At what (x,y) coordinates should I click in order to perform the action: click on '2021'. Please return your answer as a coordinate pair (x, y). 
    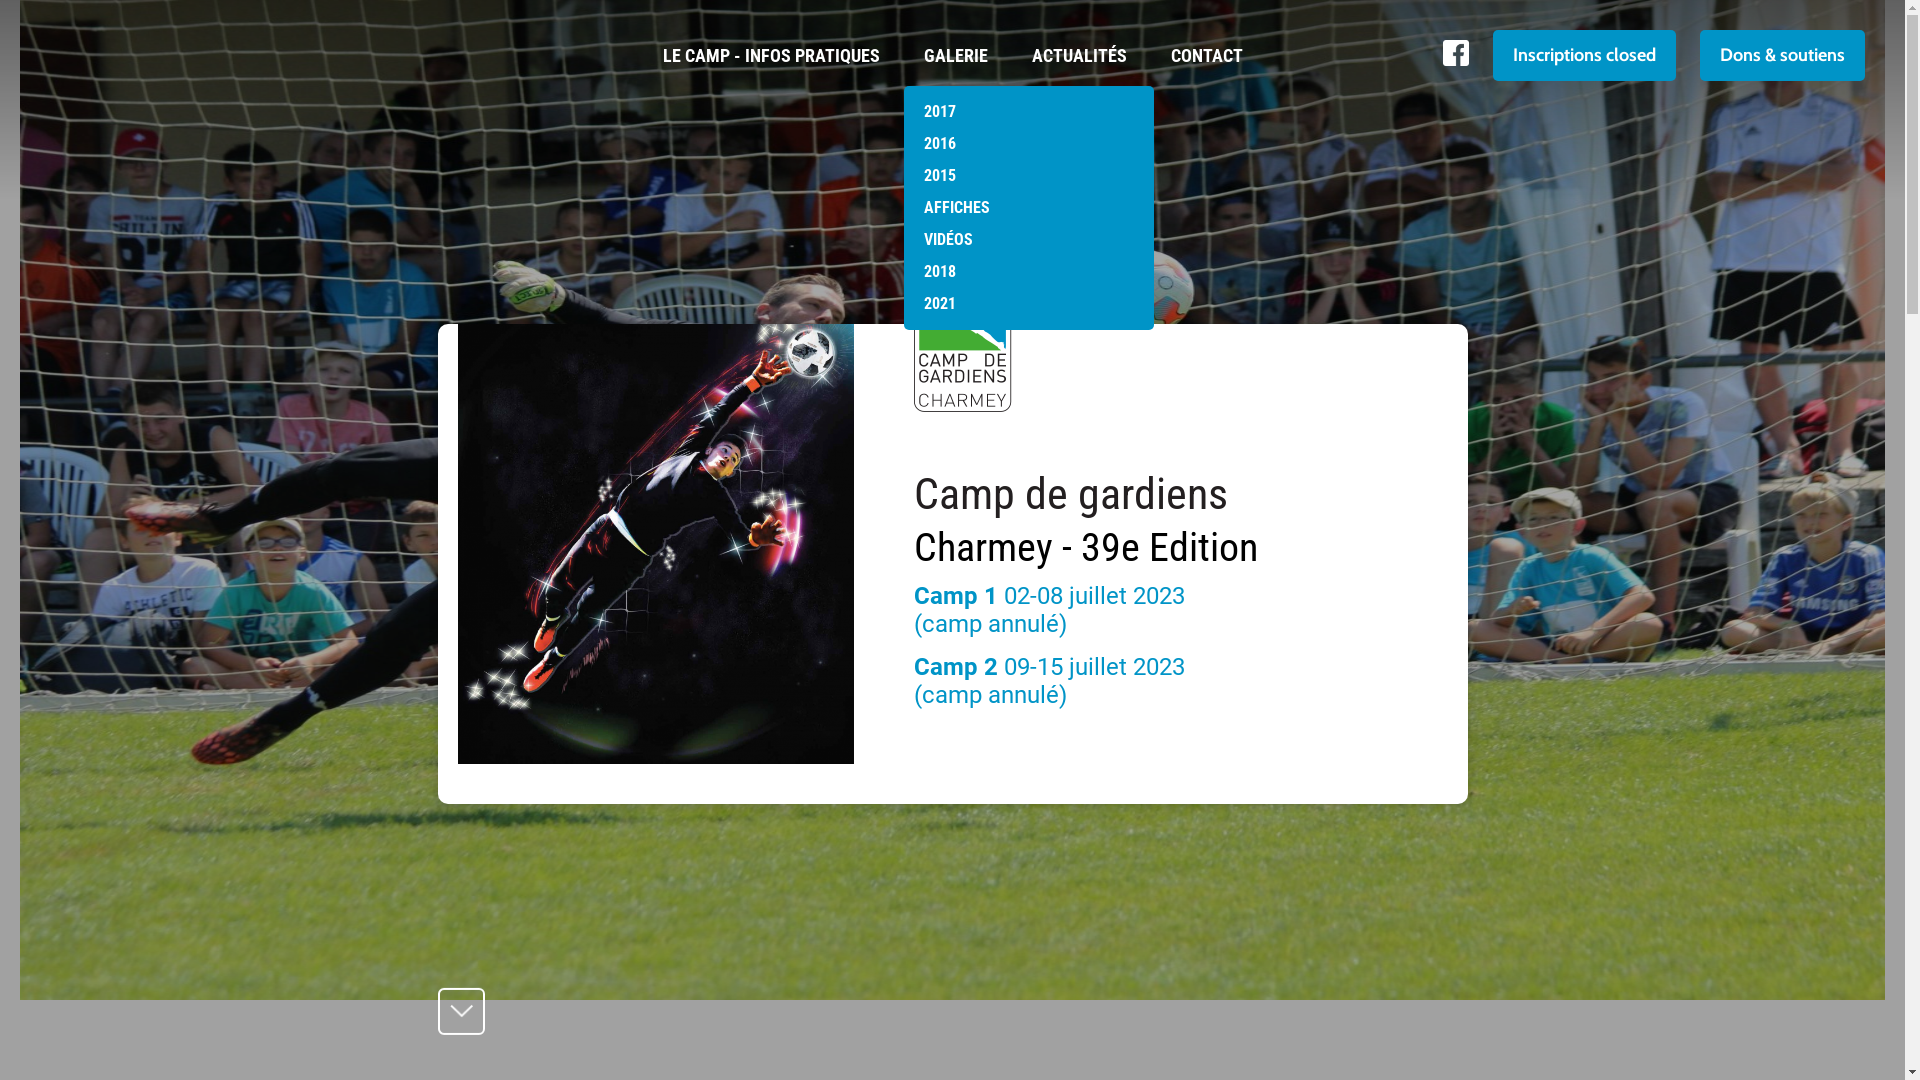
    Looking at the image, I should click on (1028, 304).